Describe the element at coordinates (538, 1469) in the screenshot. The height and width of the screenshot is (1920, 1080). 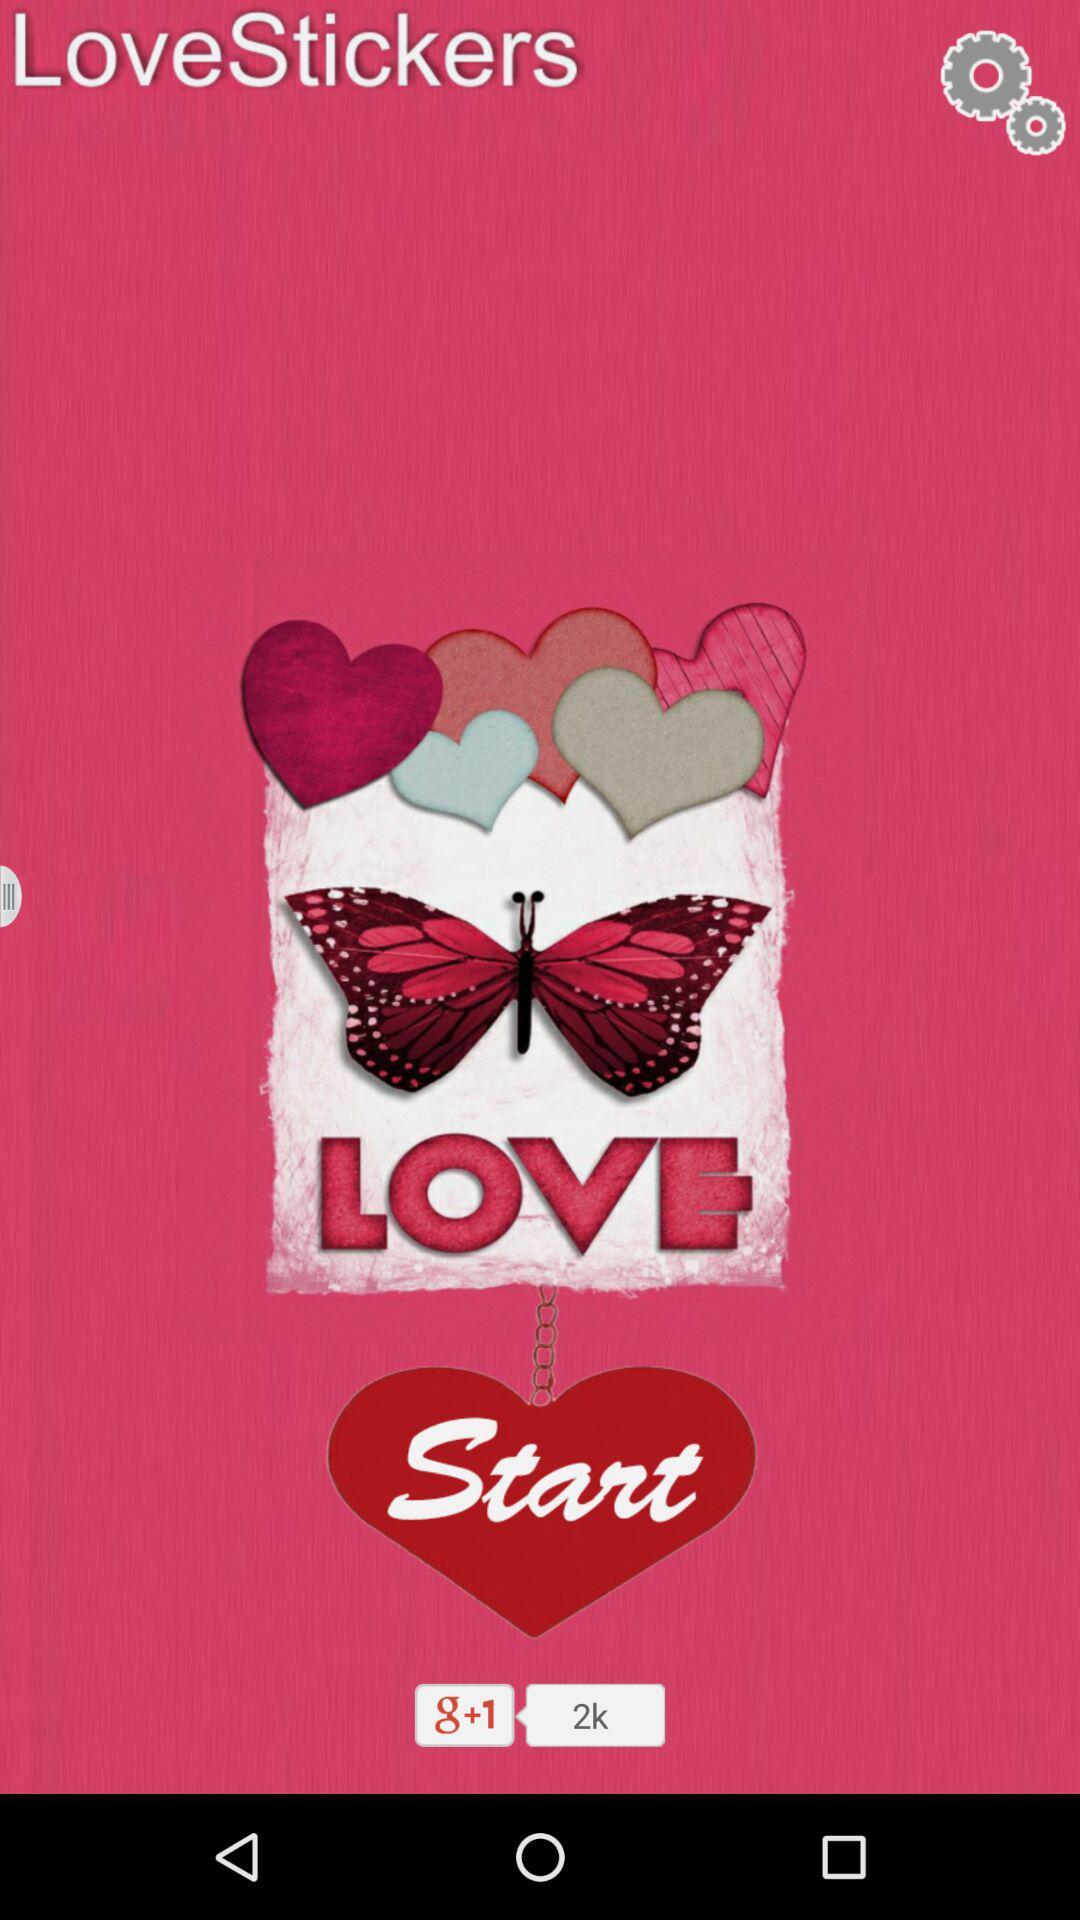
I see `start` at that location.